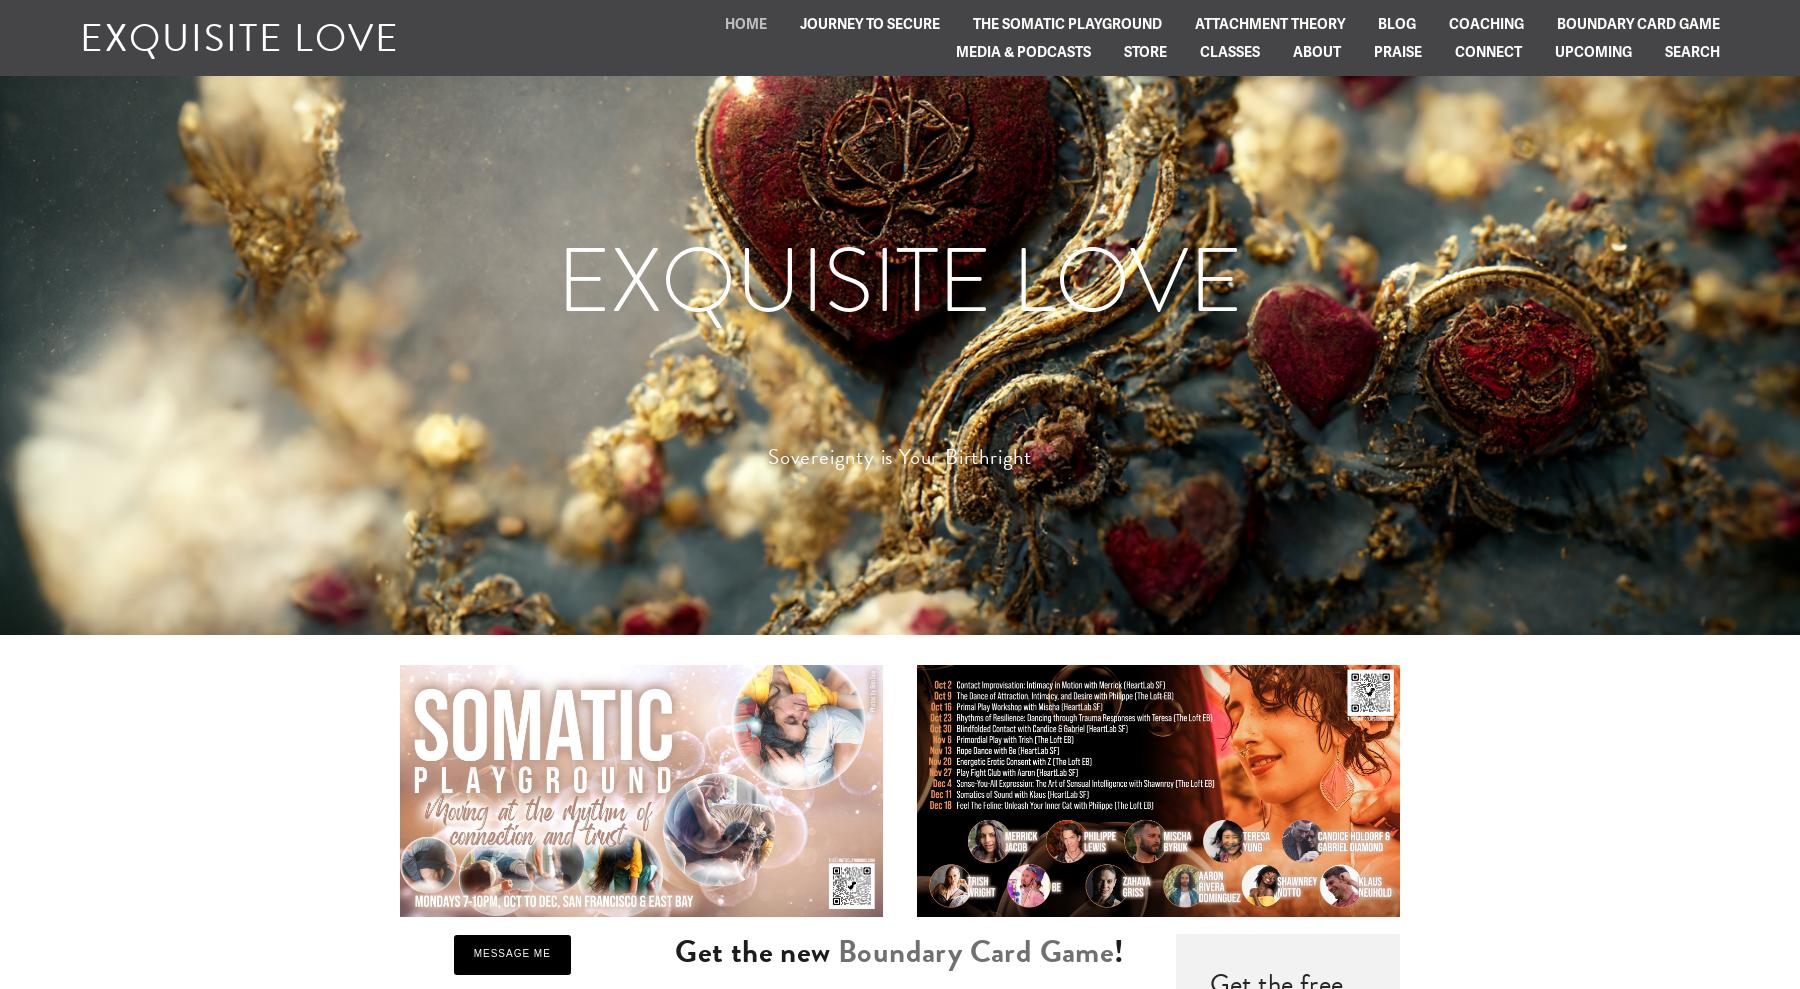 The height and width of the screenshot is (989, 1800). Describe the element at coordinates (1317, 51) in the screenshot. I see `'About'` at that location.